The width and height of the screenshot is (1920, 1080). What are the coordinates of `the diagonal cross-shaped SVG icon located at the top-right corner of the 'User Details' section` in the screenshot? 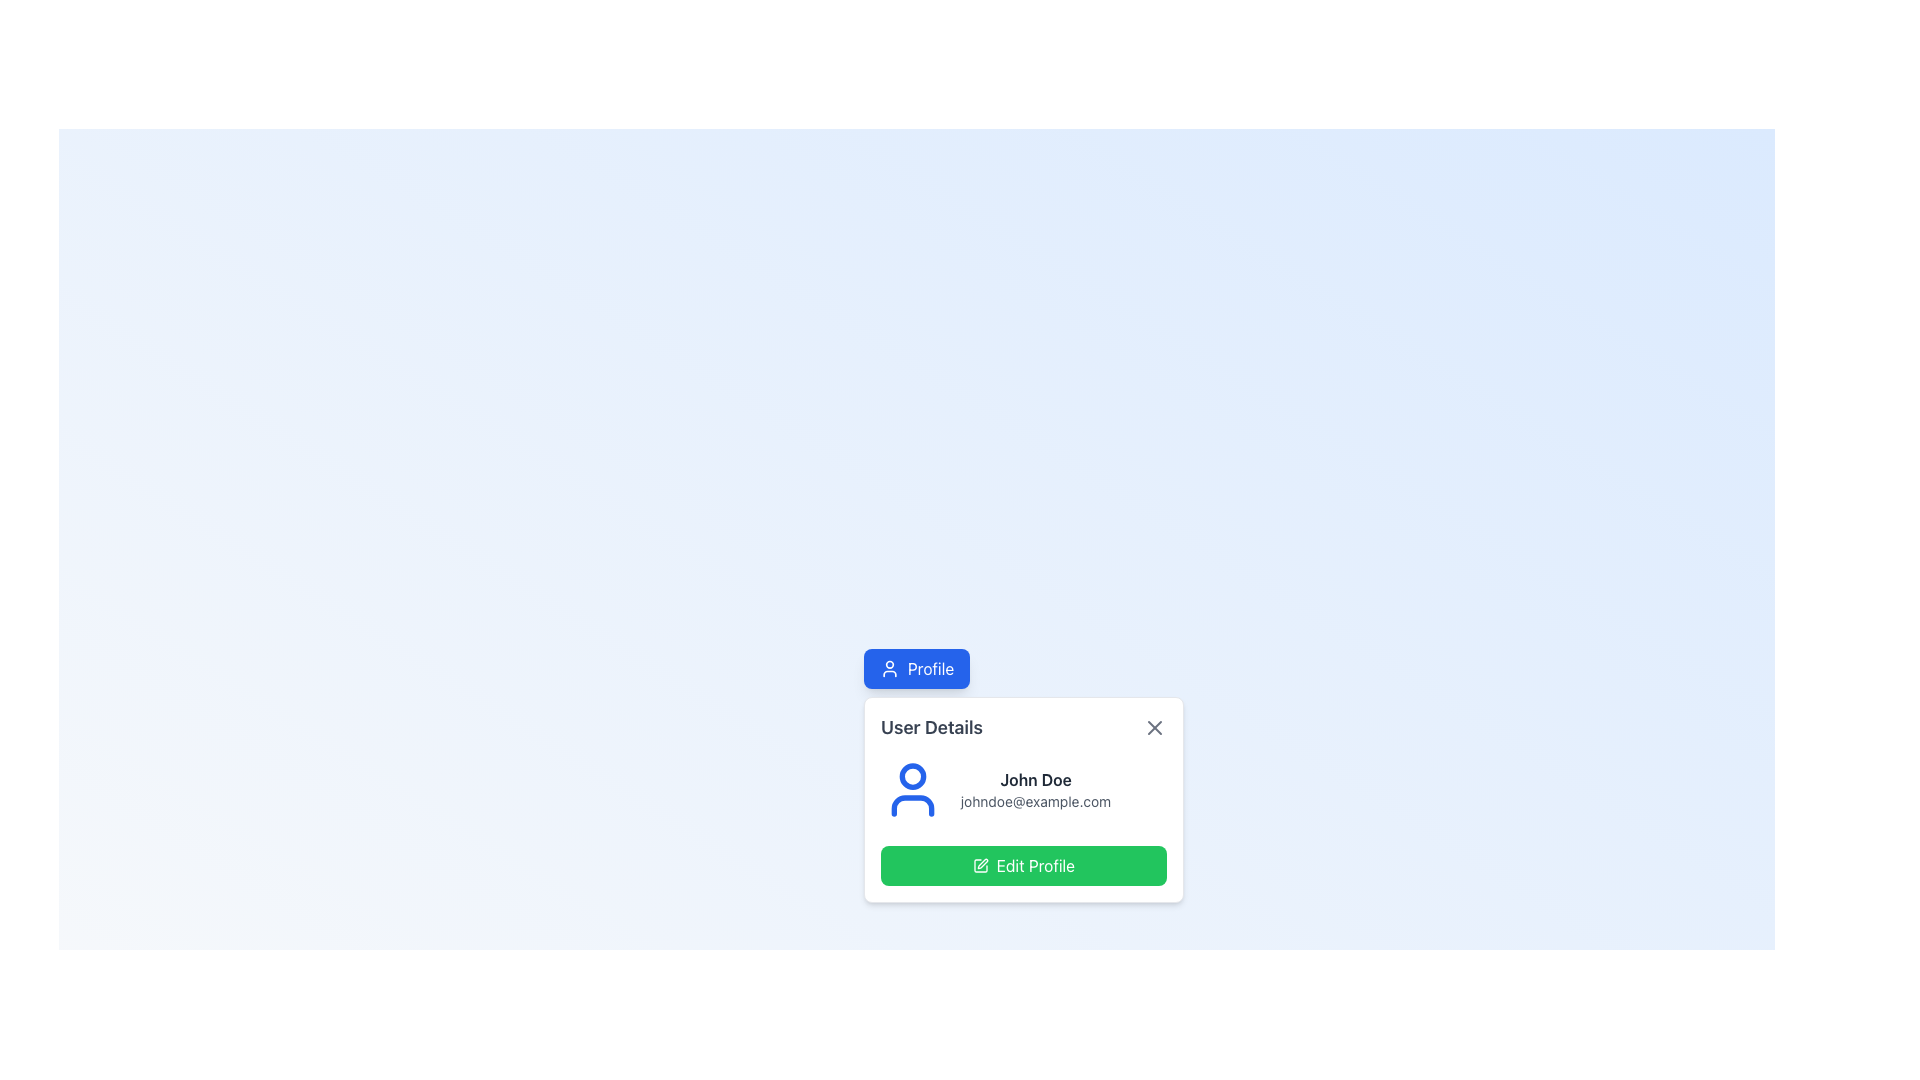 It's located at (1154, 728).